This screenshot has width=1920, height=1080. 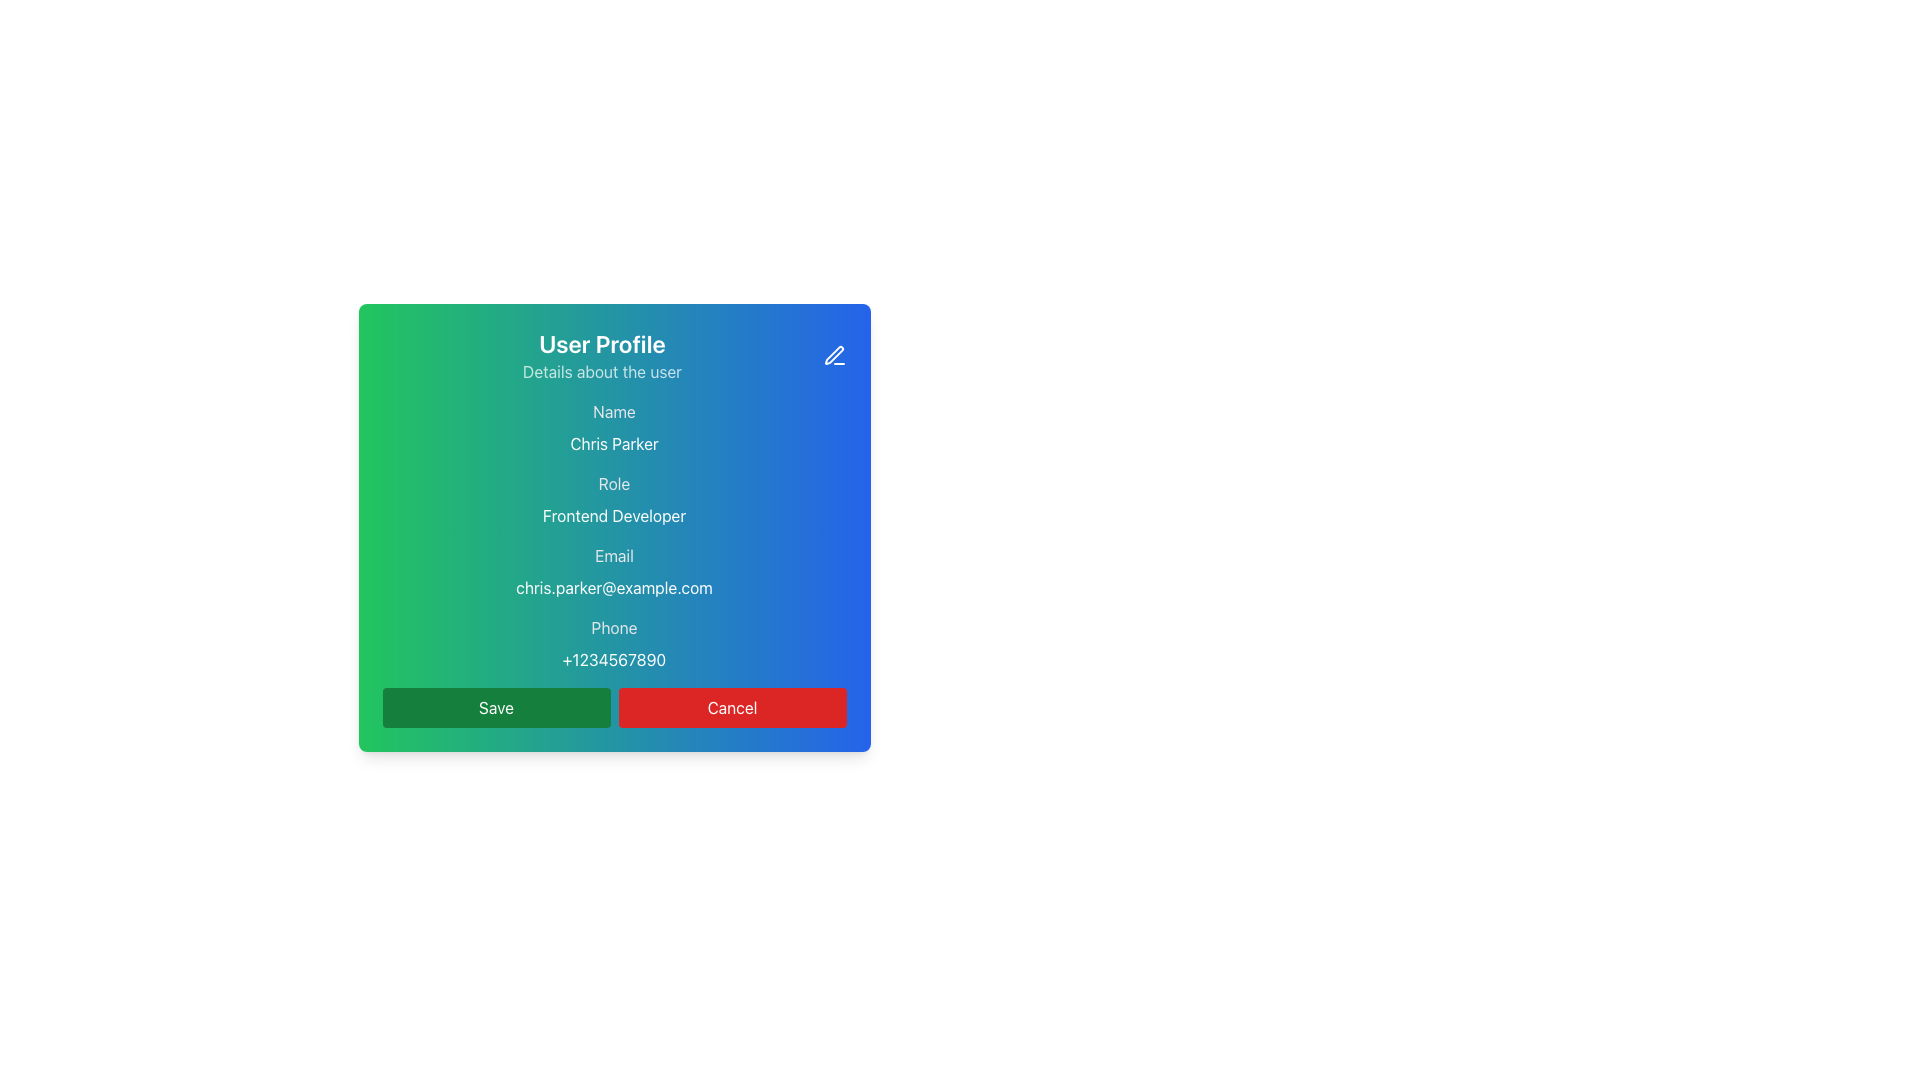 What do you see at coordinates (731, 707) in the screenshot?
I see `the 'Cancel' button, which is a rectangular button with a red background and white text, located in the lower right section of the interface, adjacent to the 'Save' button` at bounding box center [731, 707].